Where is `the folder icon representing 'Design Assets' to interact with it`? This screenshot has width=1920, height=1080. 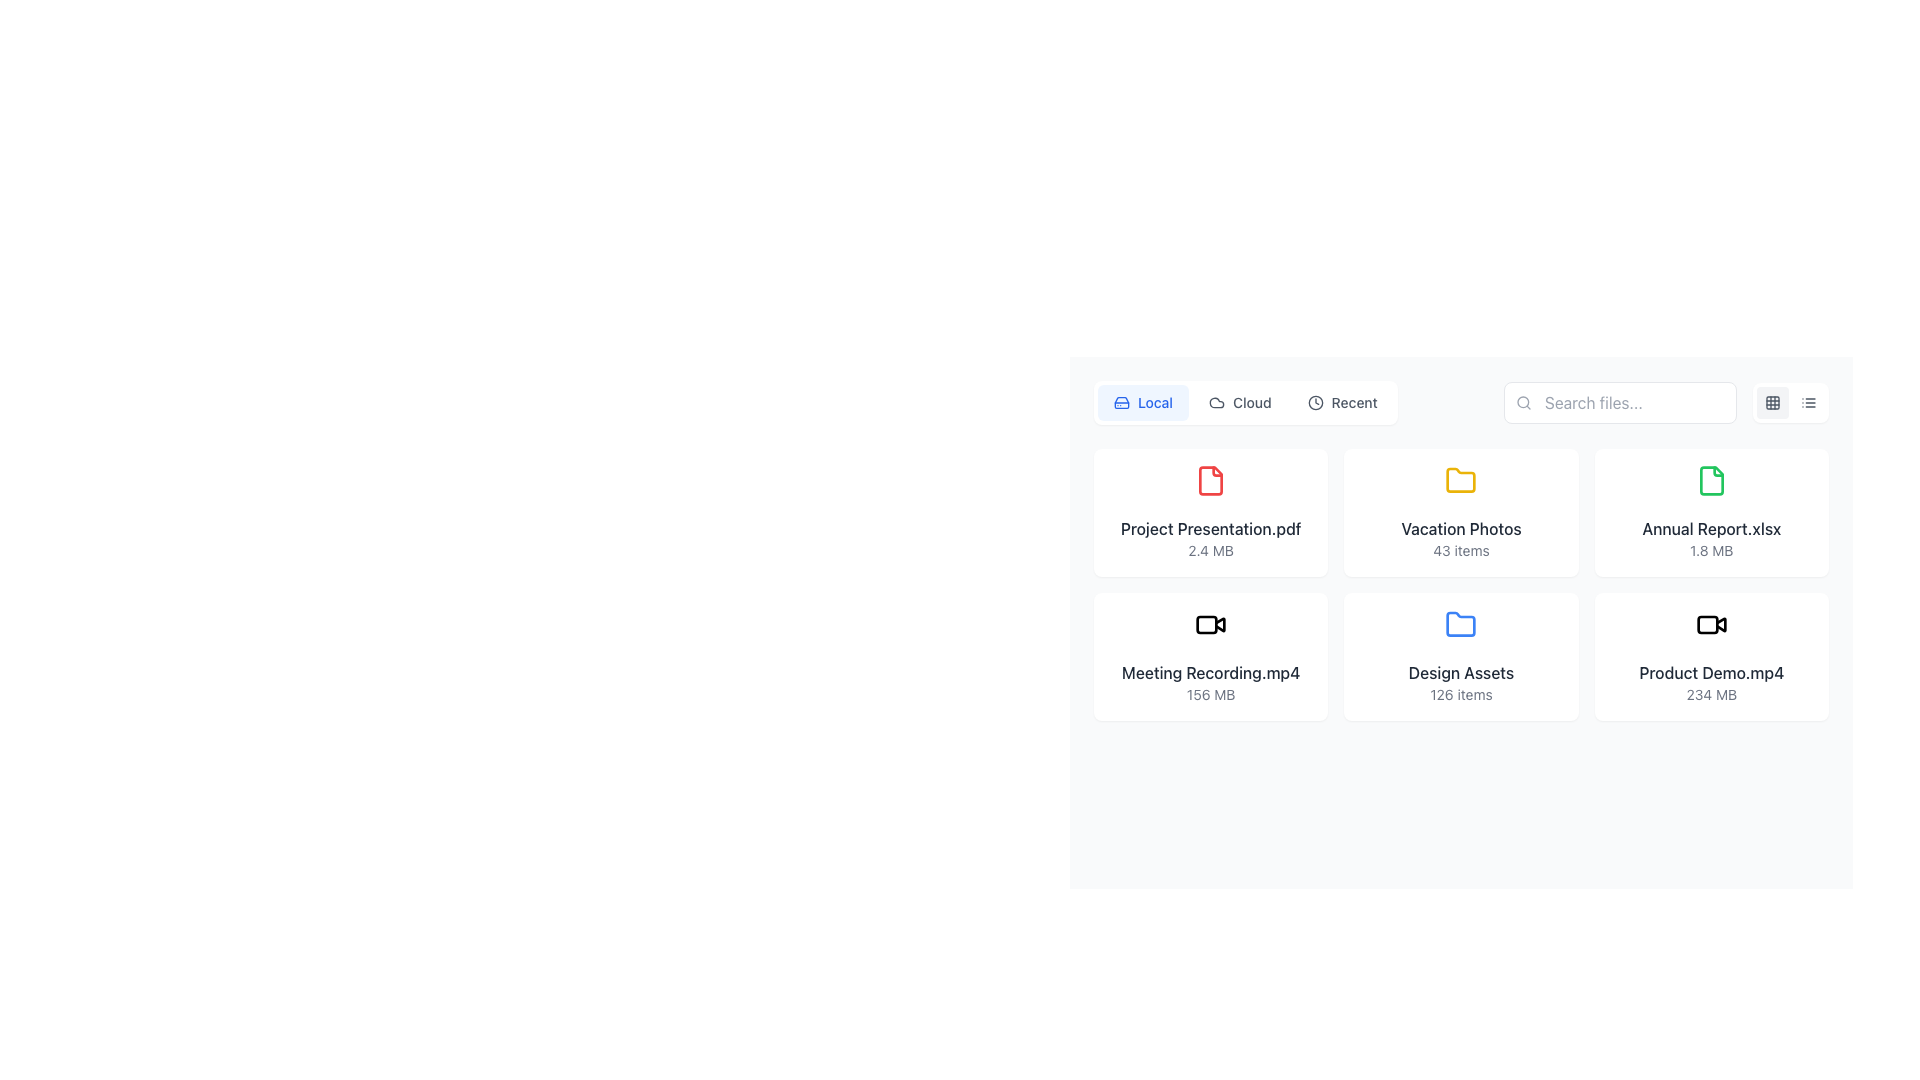
the folder icon representing 'Design Assets' to interact with it is located at coordinates (1461, 623).